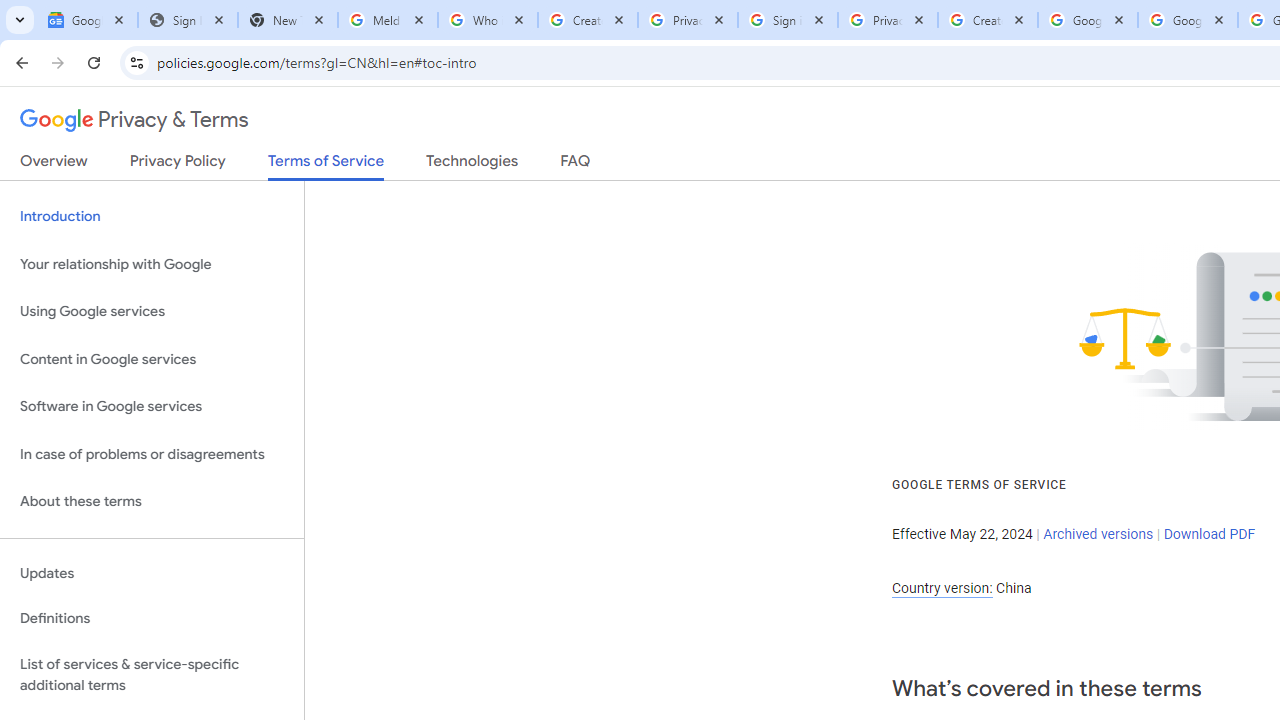 Image resolution: width=1280 pixels, height=720 pixels. I want to click on 'Create your Google Account', so click(988, 20).